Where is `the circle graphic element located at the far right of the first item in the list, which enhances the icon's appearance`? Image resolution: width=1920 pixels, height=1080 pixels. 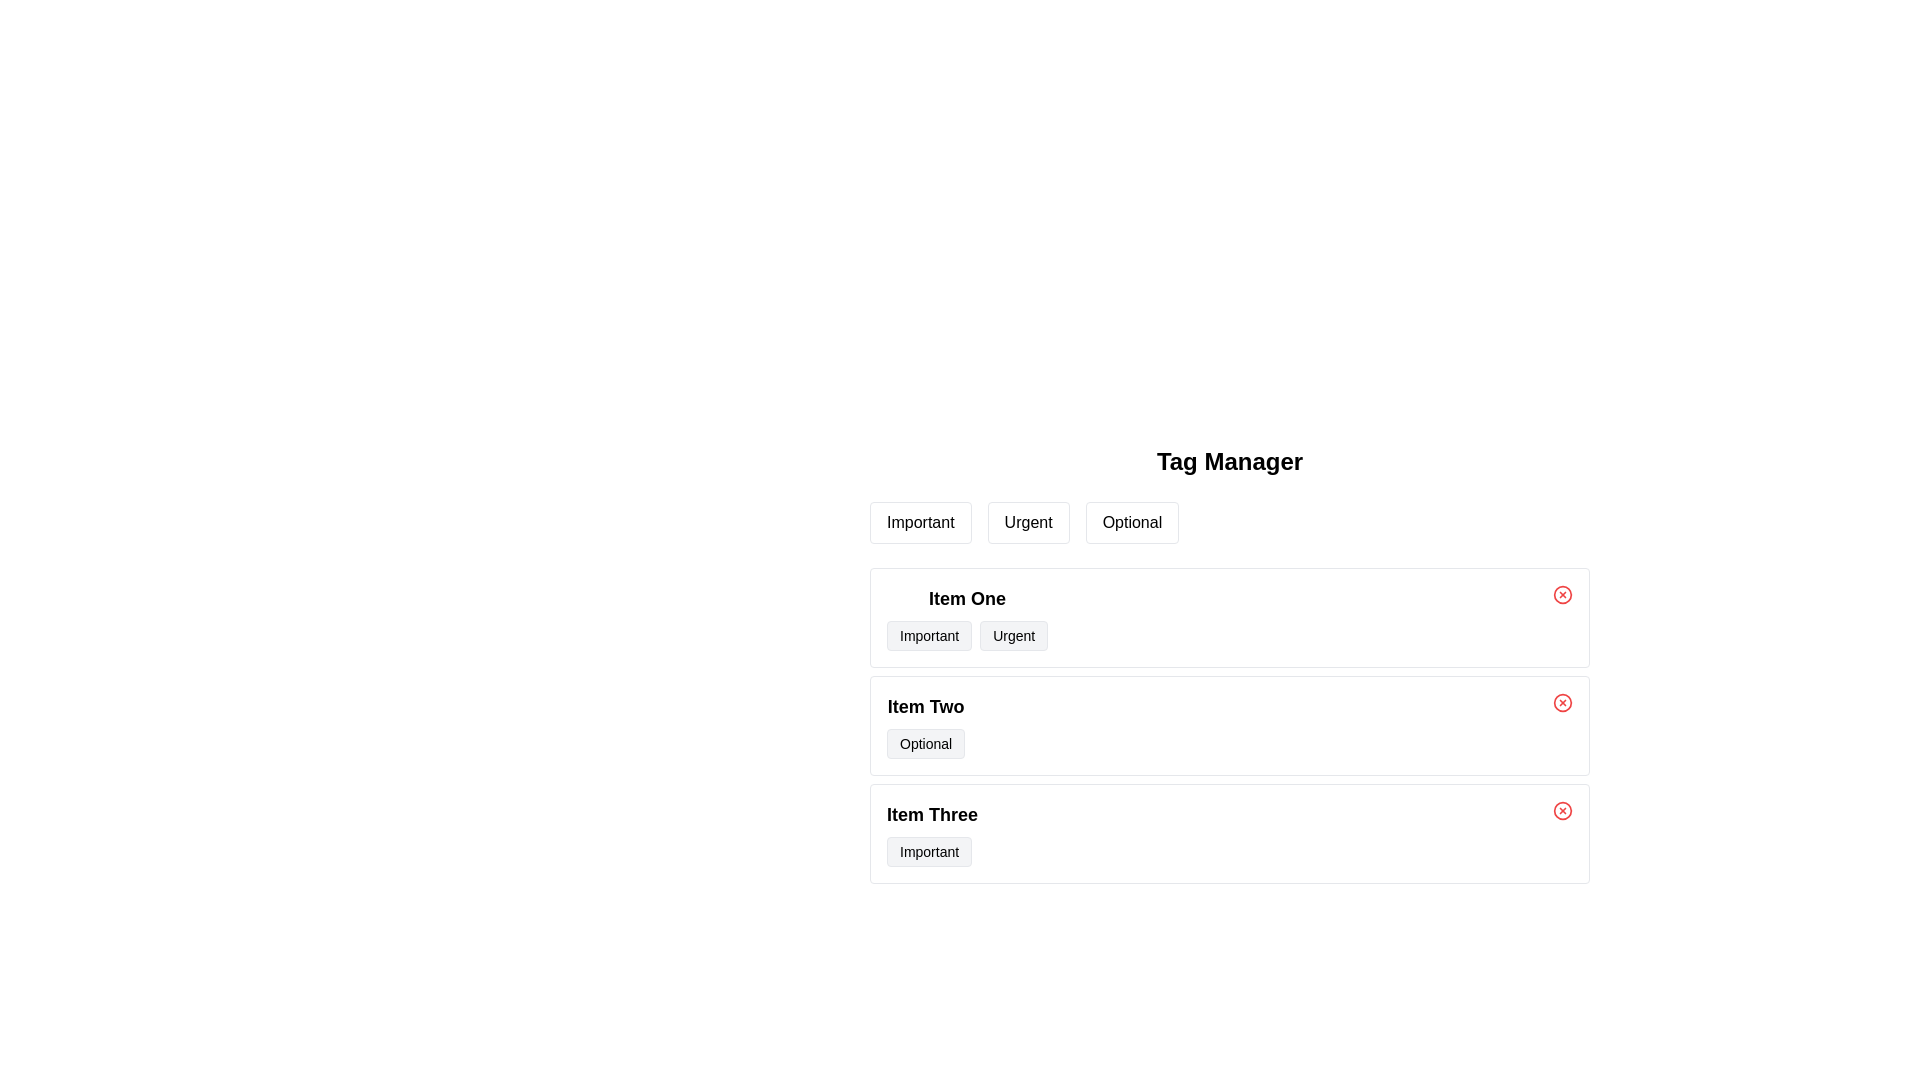 the circle graphic element located at the far right of the first item in the list, which enhances the icon's appearance is located at coordinates (1562, 593).